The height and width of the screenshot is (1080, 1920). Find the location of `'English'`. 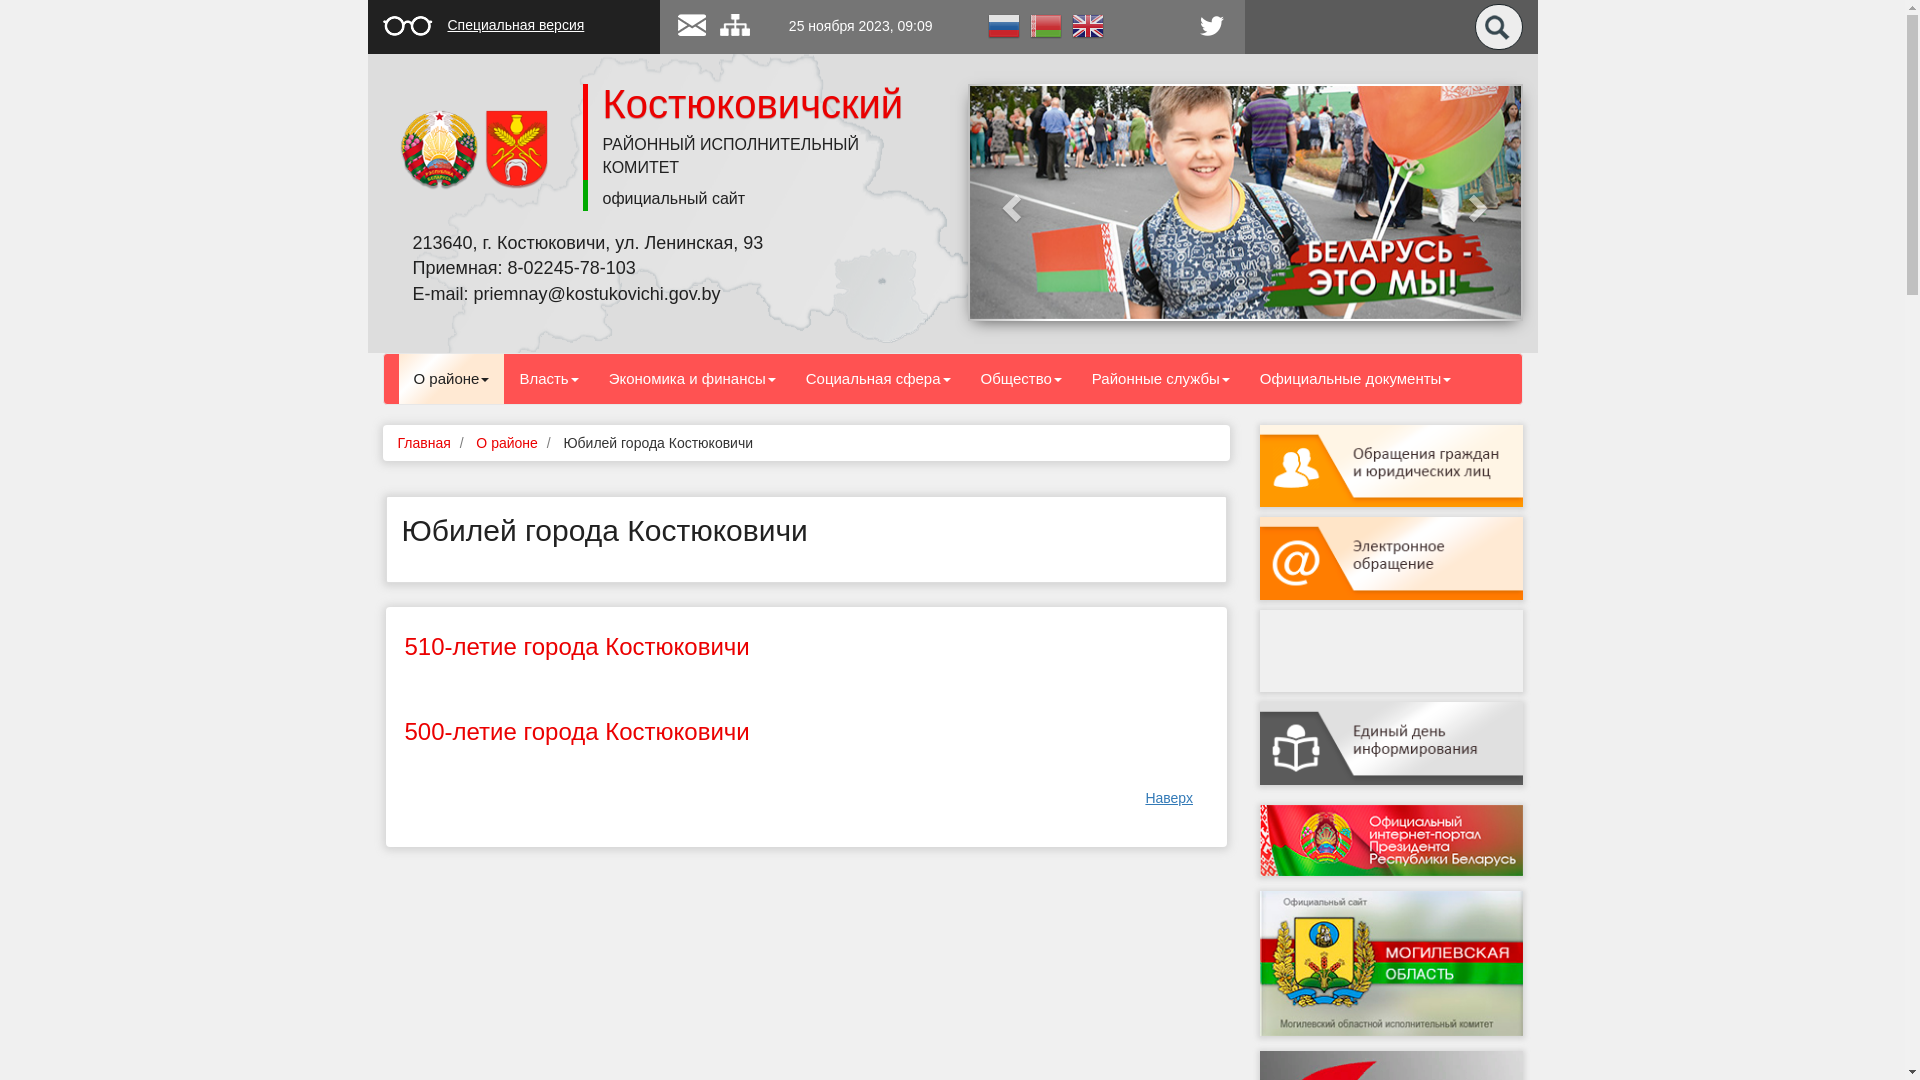

'English' is located at coordinates (1064, 24).